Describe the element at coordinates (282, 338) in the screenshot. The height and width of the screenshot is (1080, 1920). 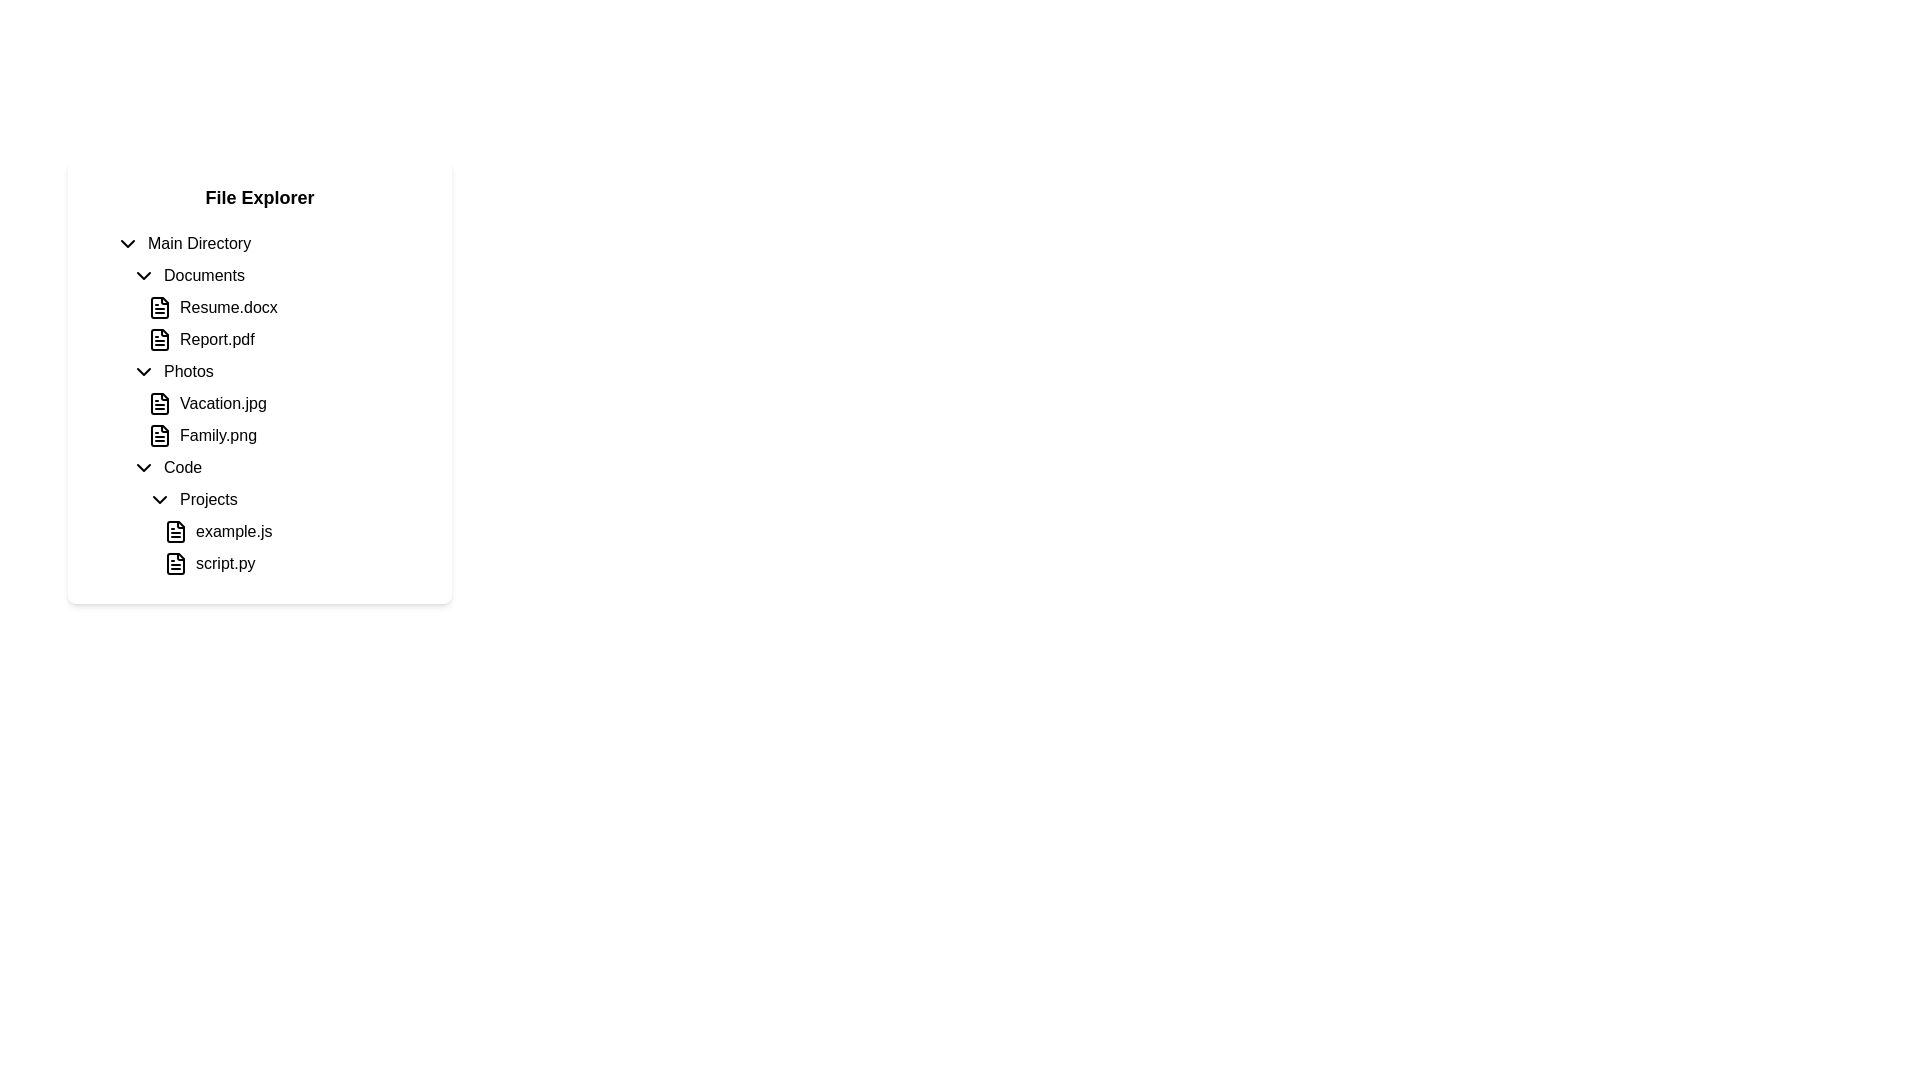
I see `the file entry titled 'Report.pdf' in the file explorer` at that location.